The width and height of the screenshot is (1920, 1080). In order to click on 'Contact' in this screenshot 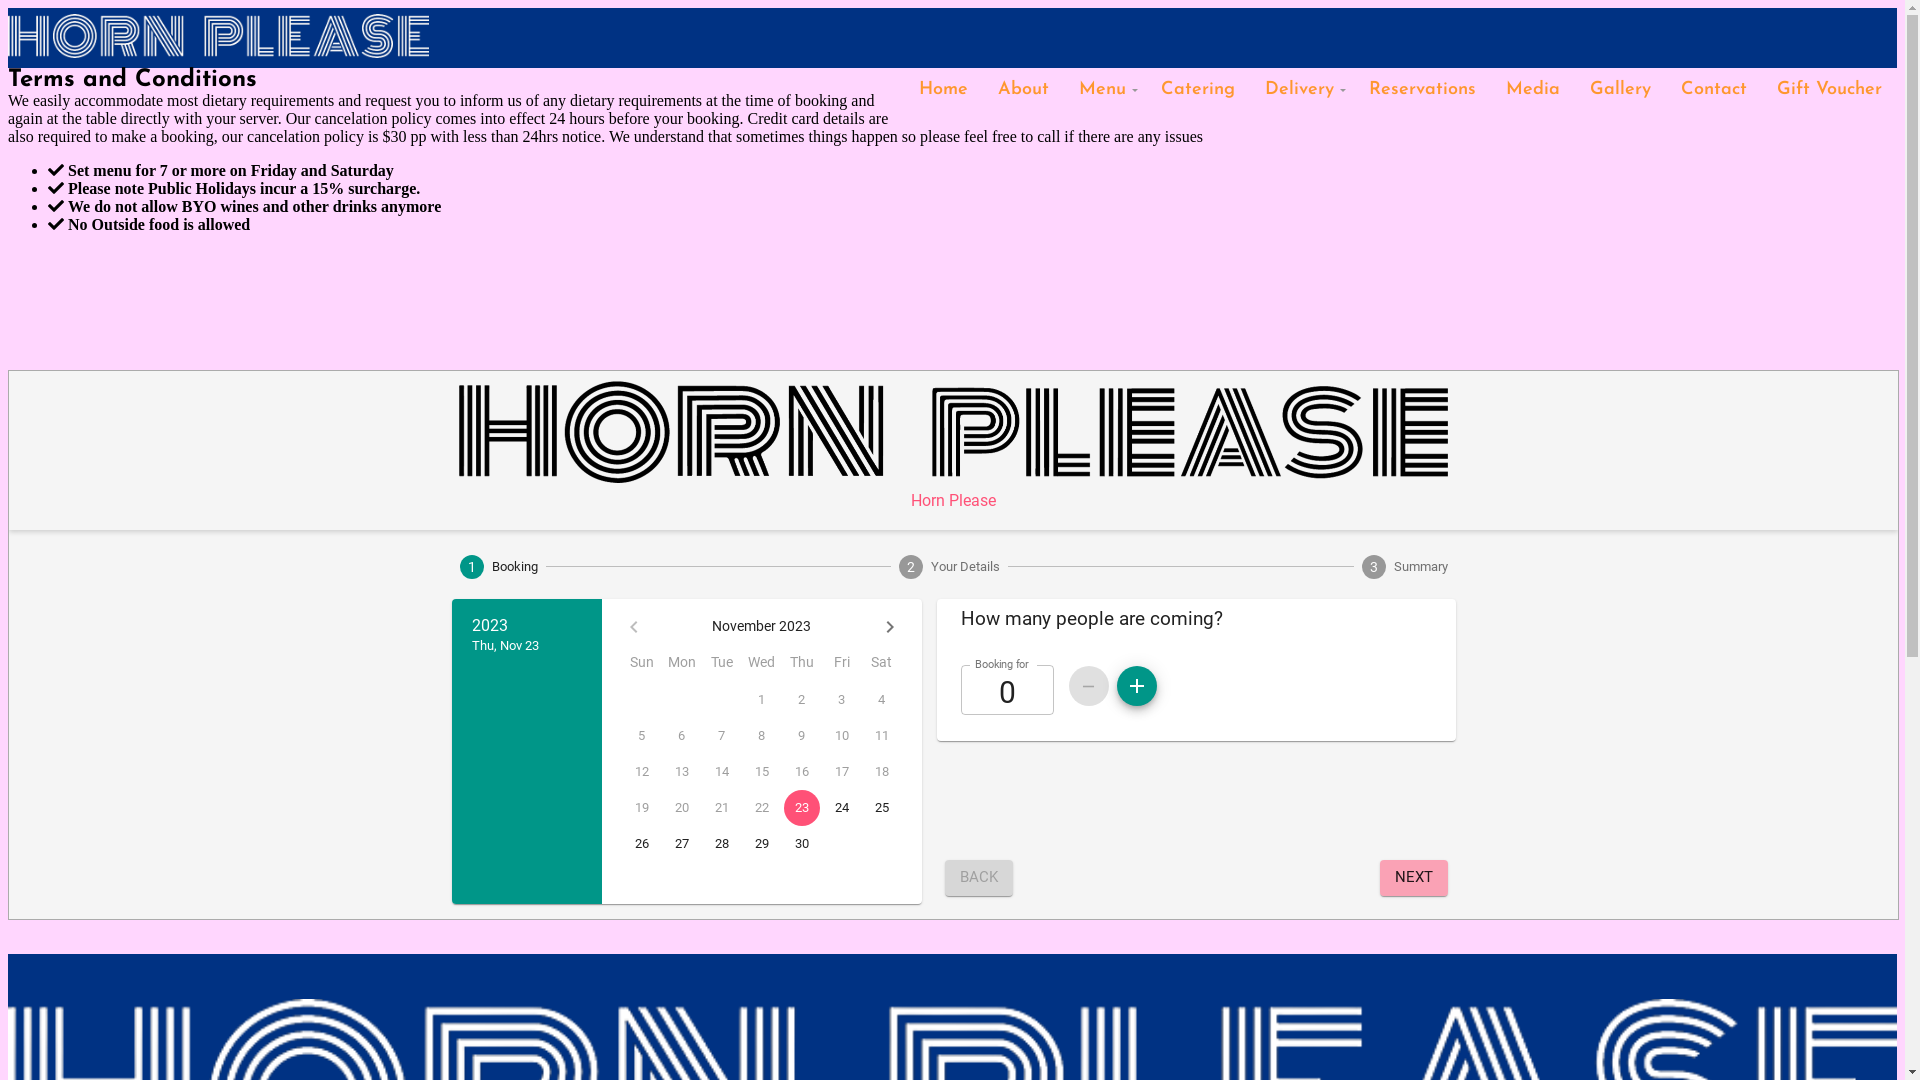, I will do `click(1665, 88)`.